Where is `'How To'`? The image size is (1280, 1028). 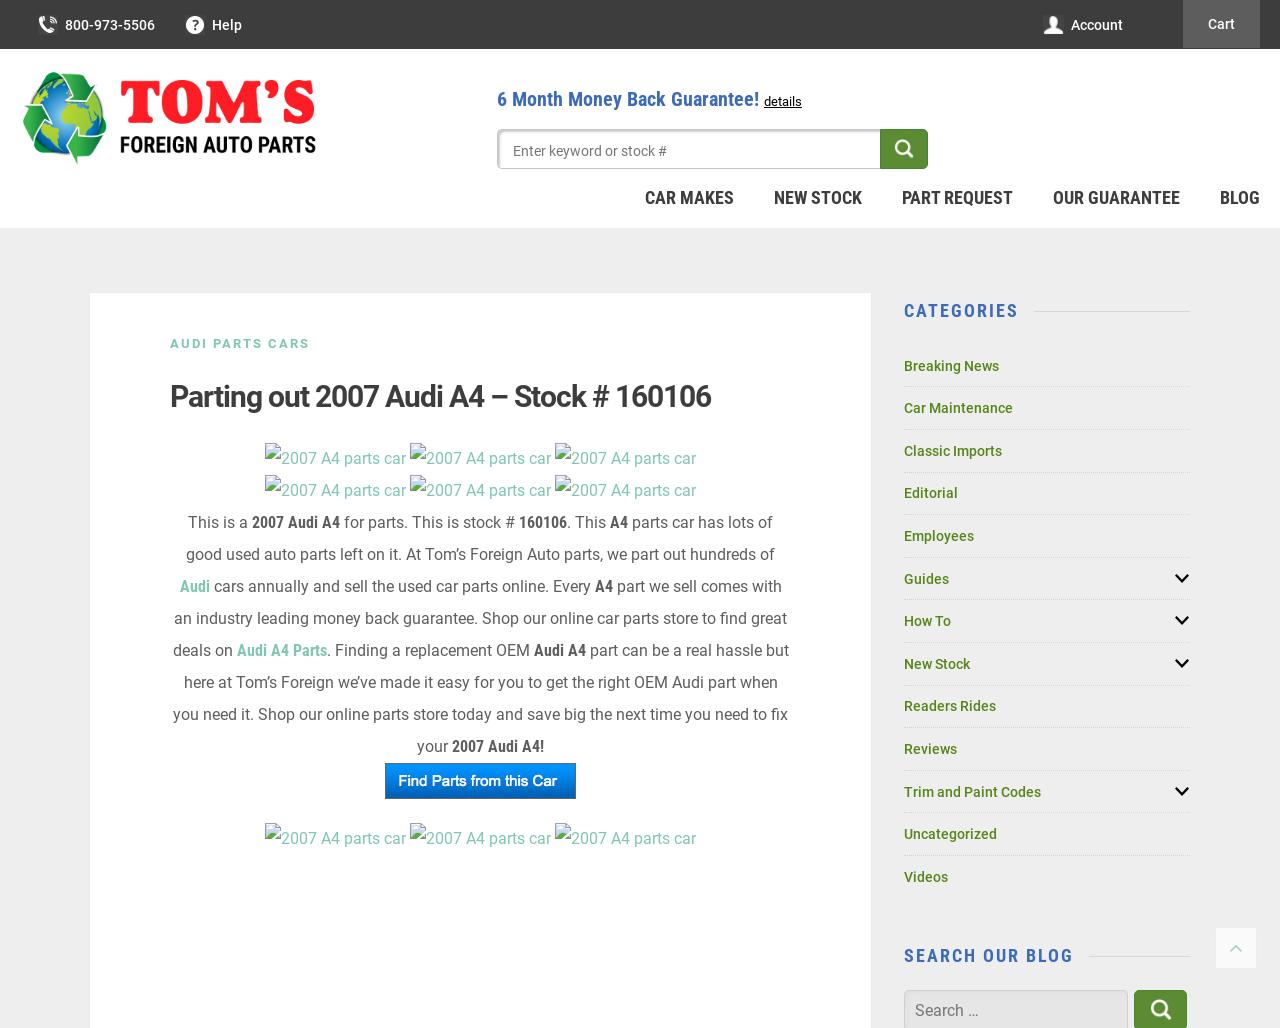
'How To' is located at coordinates (926, 620).